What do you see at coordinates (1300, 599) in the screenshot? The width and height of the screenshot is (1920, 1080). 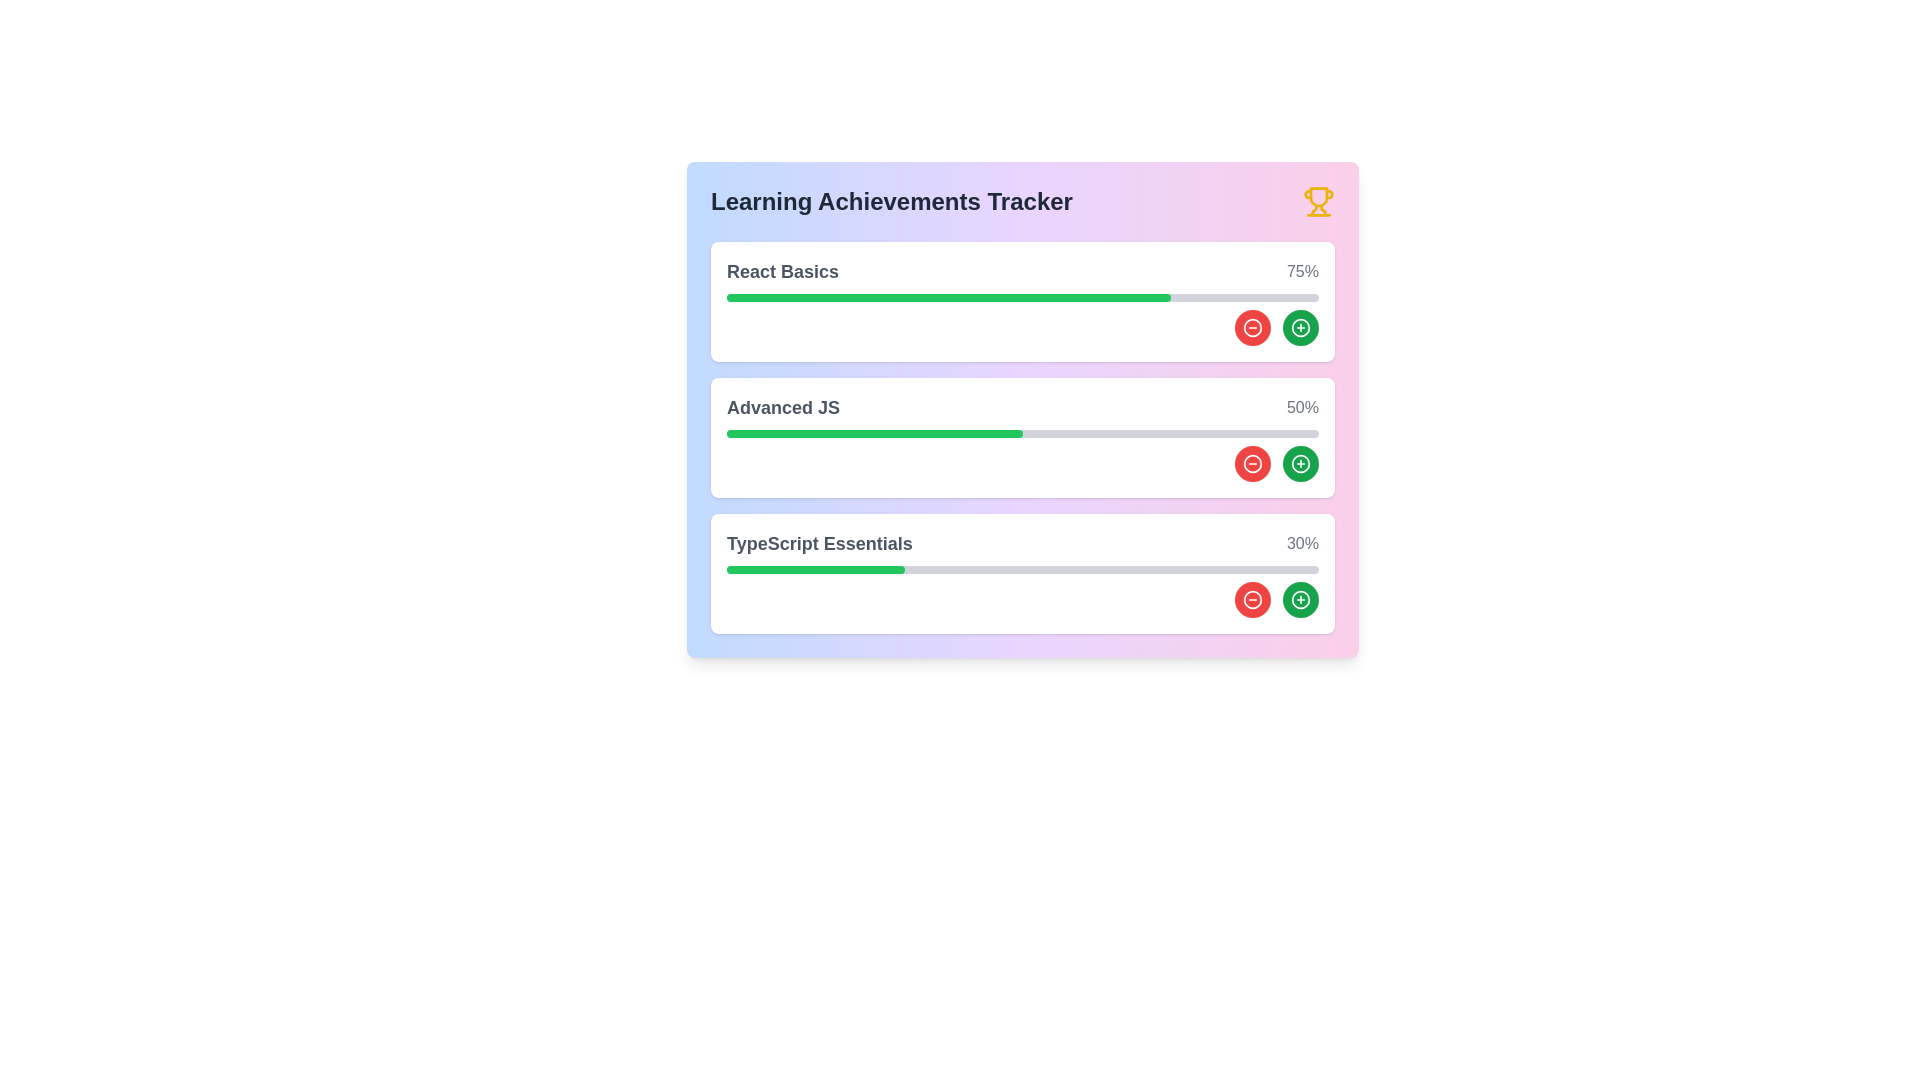 I see `the central circular component of the green 'add' button, which is located on the far right of the 'TypeScript Essentials' progress tracker row` at bounding box center [1300, 599].